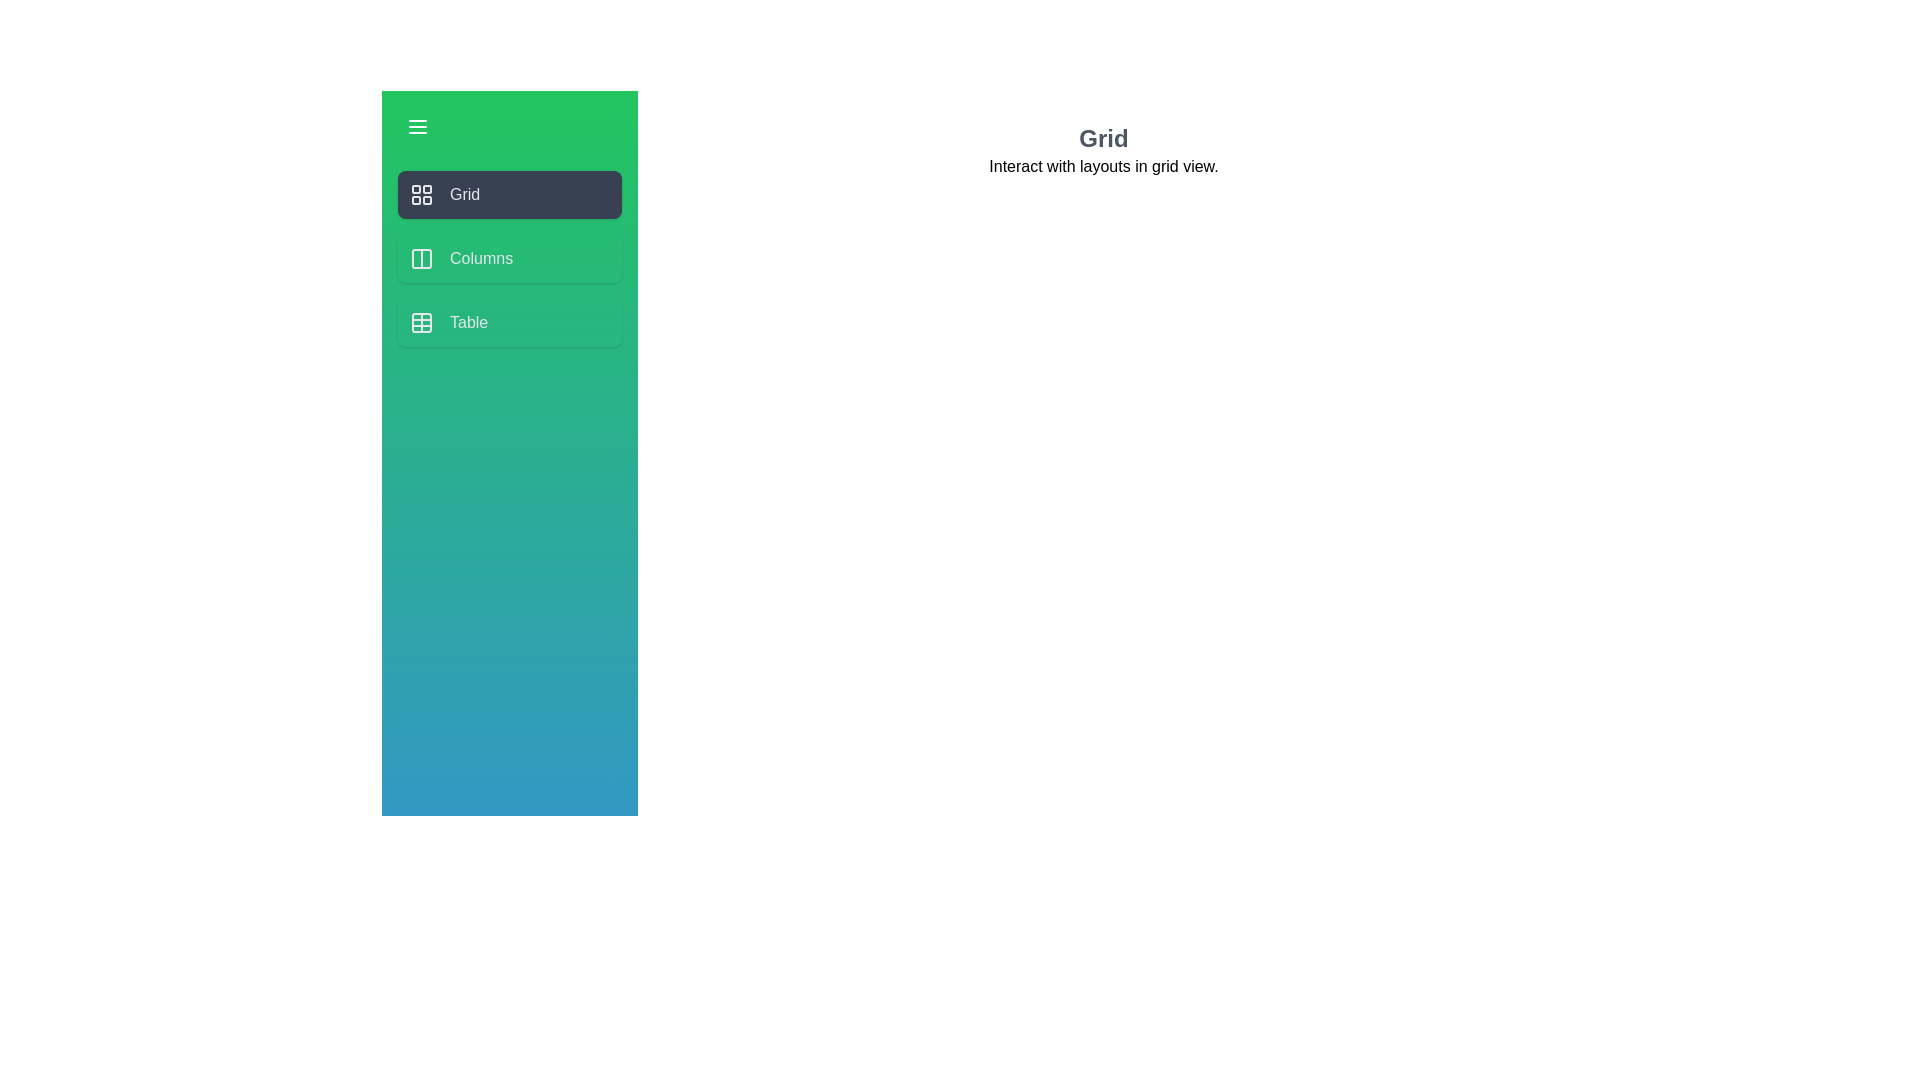 The height and width of the screenshot is (1080, 1920). I want to click on the view option Table by clicking on the corresponding menu item, so click(509, 322).